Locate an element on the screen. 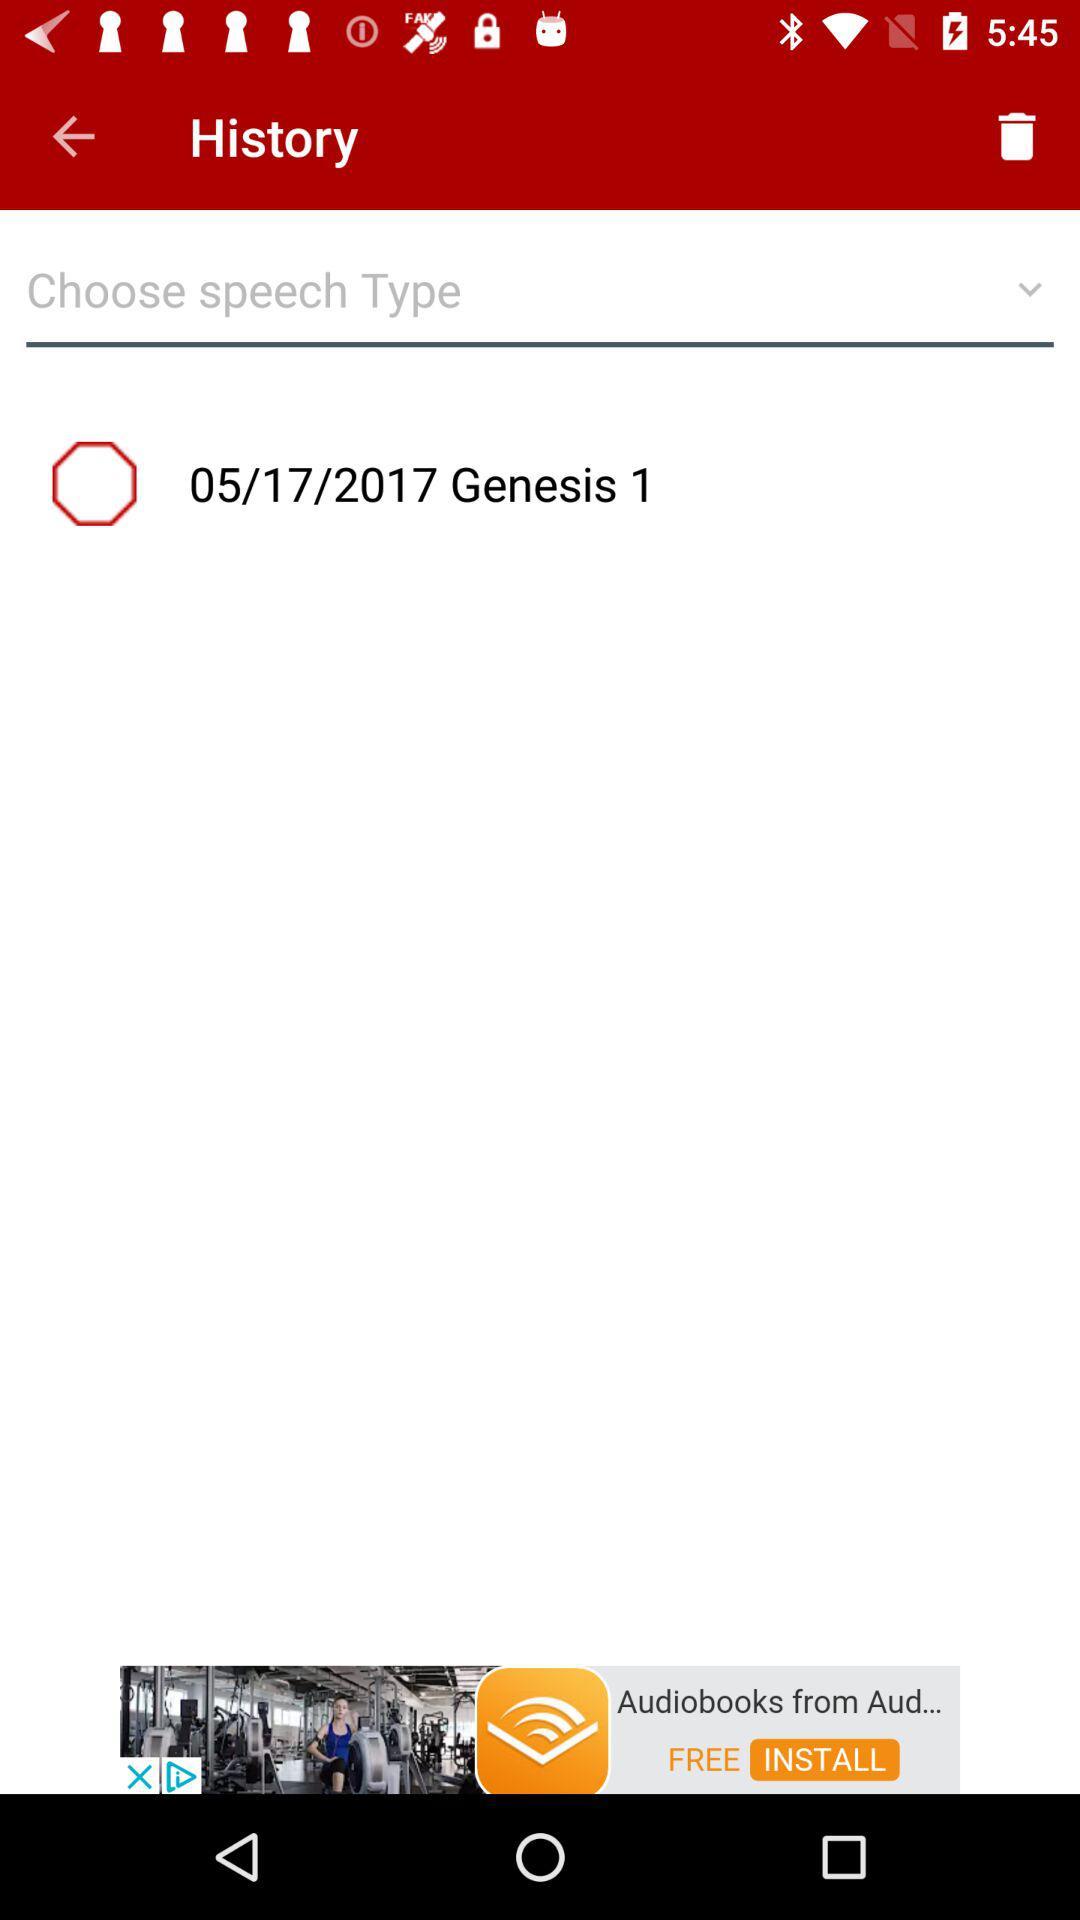 Image resolution: width=1080 pixels, height=1920 pixels. choose speech type is located at coordinates (540, 298).